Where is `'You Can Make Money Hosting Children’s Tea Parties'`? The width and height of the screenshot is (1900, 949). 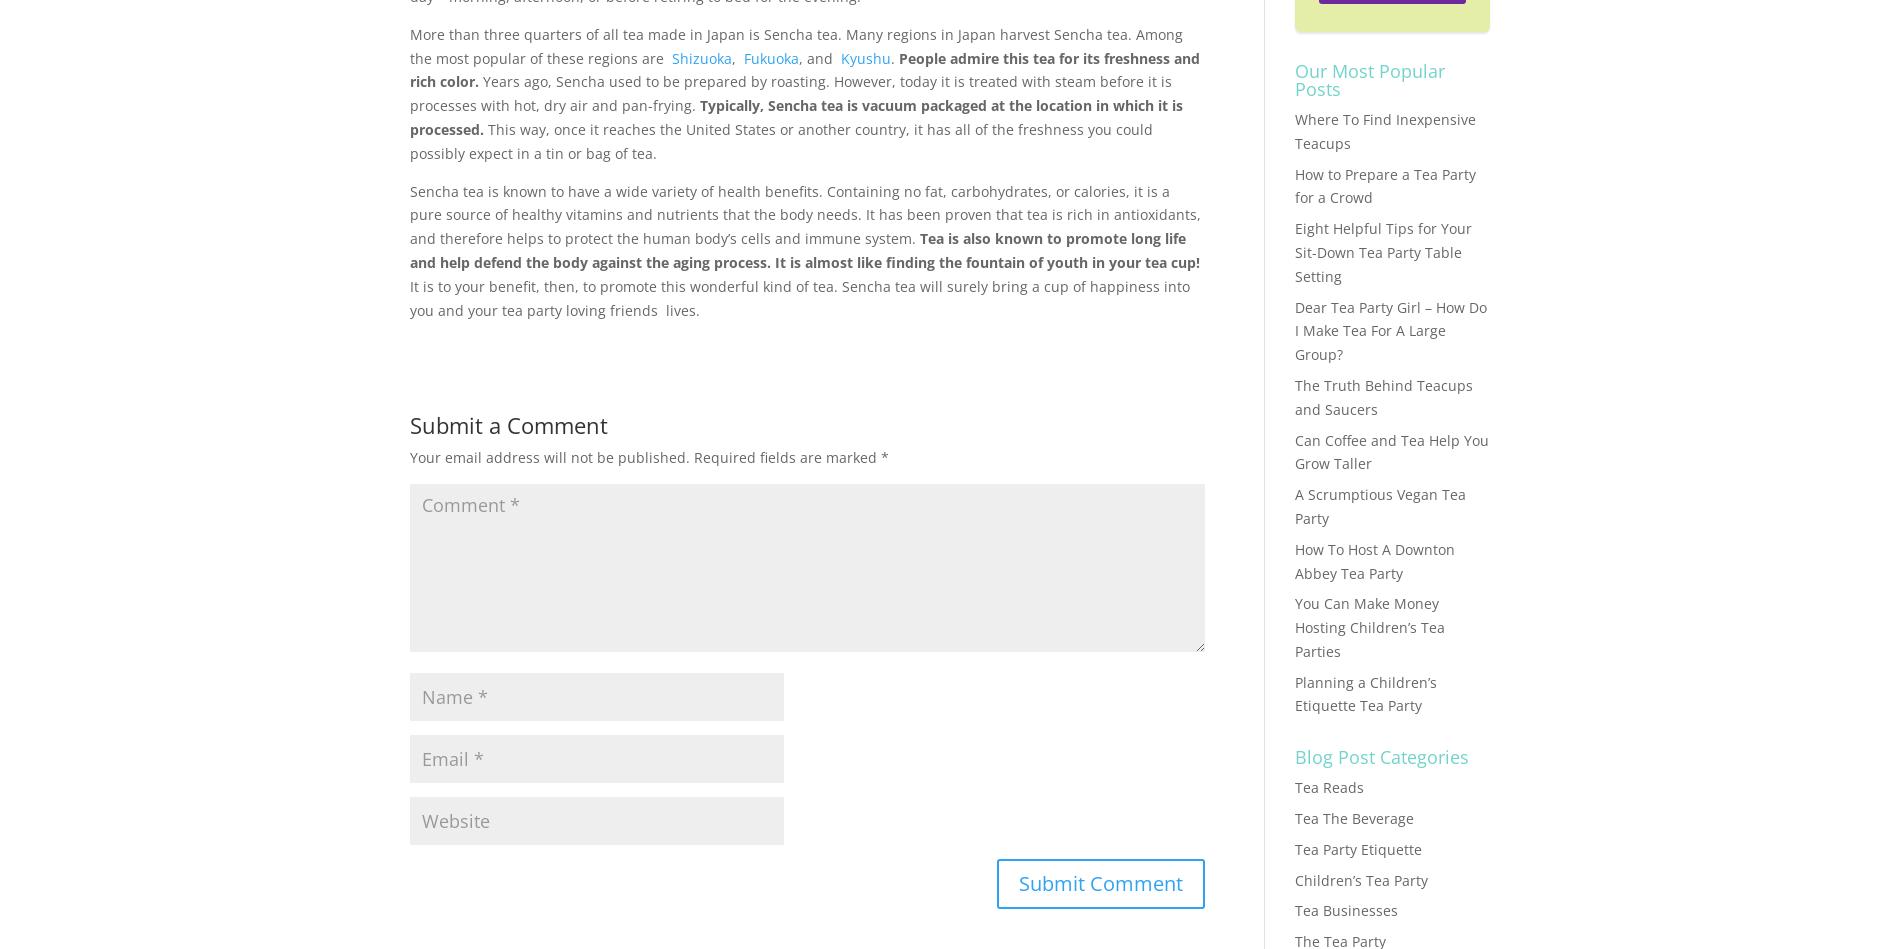 'You Can Make Money Hosting Children’s Tea Parties' is located at coordinates (1367, 626).